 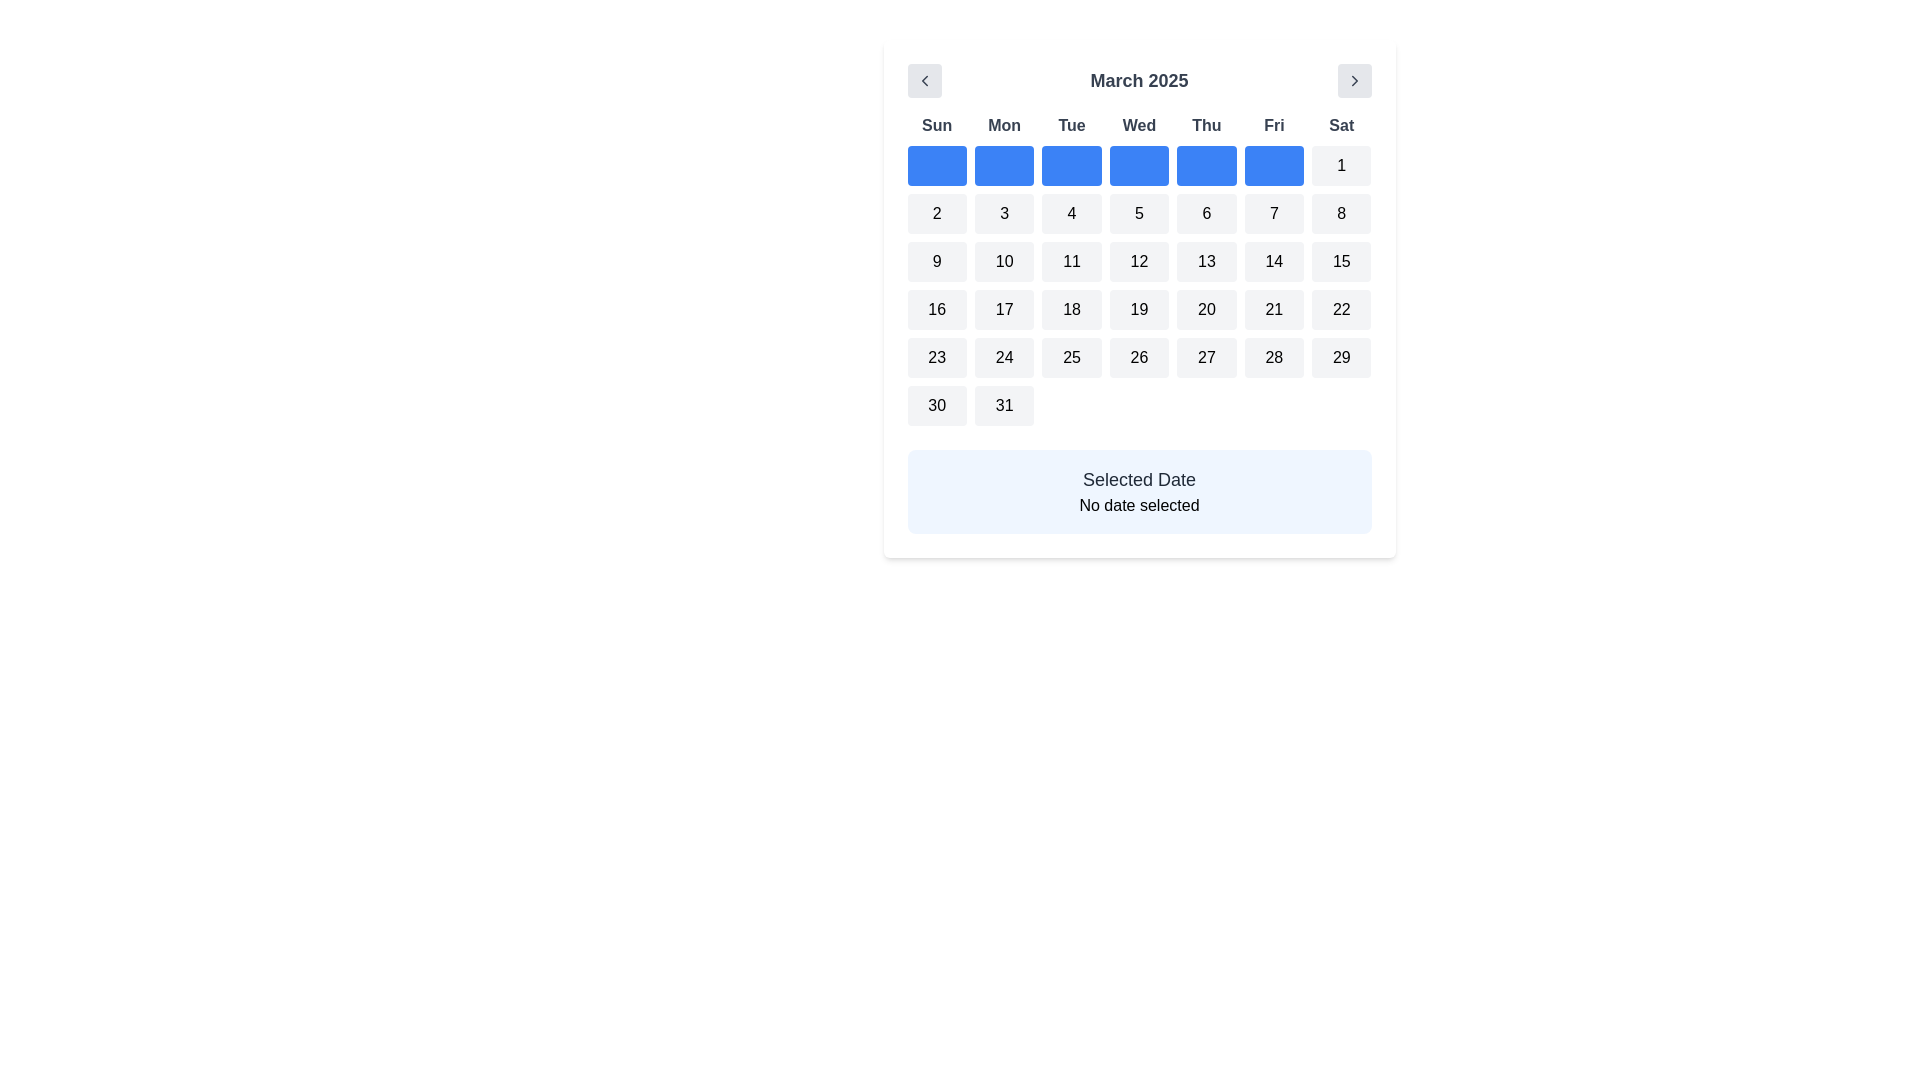 What do you see at coordinates (1071, 357) in the screenshot?
I see `the selectable day button for '25' in the calendar interface` at bounding box center [1071, 357].